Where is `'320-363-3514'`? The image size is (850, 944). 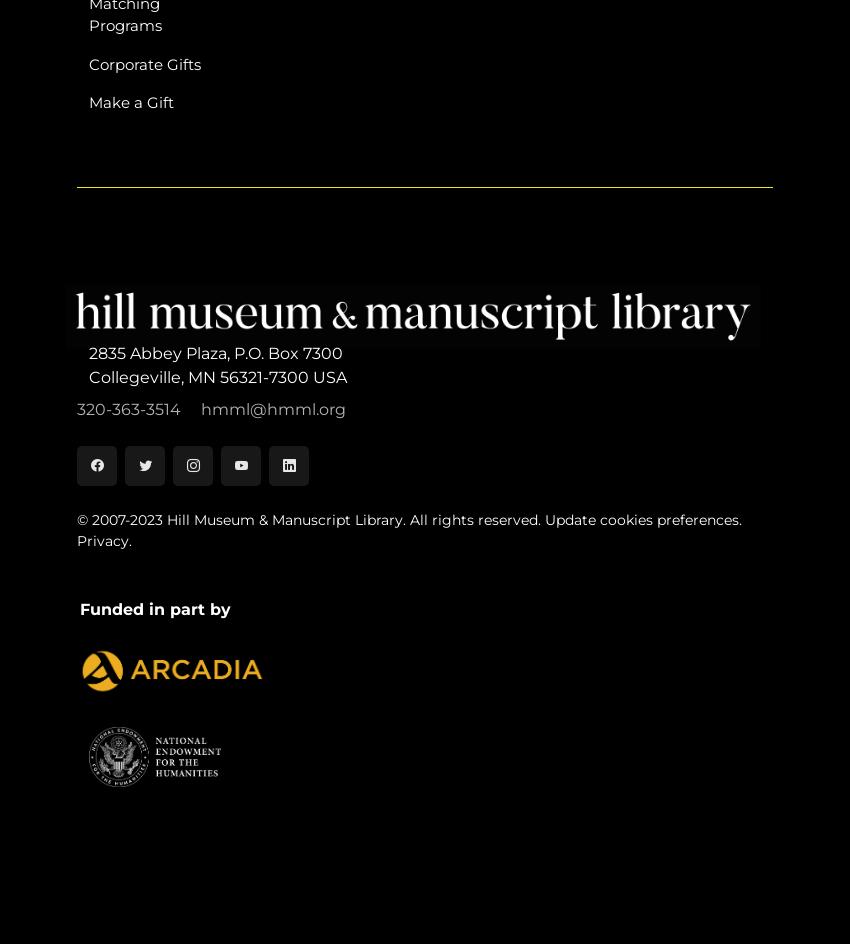
'320-363-3514' is located at coordinates (130, 409).